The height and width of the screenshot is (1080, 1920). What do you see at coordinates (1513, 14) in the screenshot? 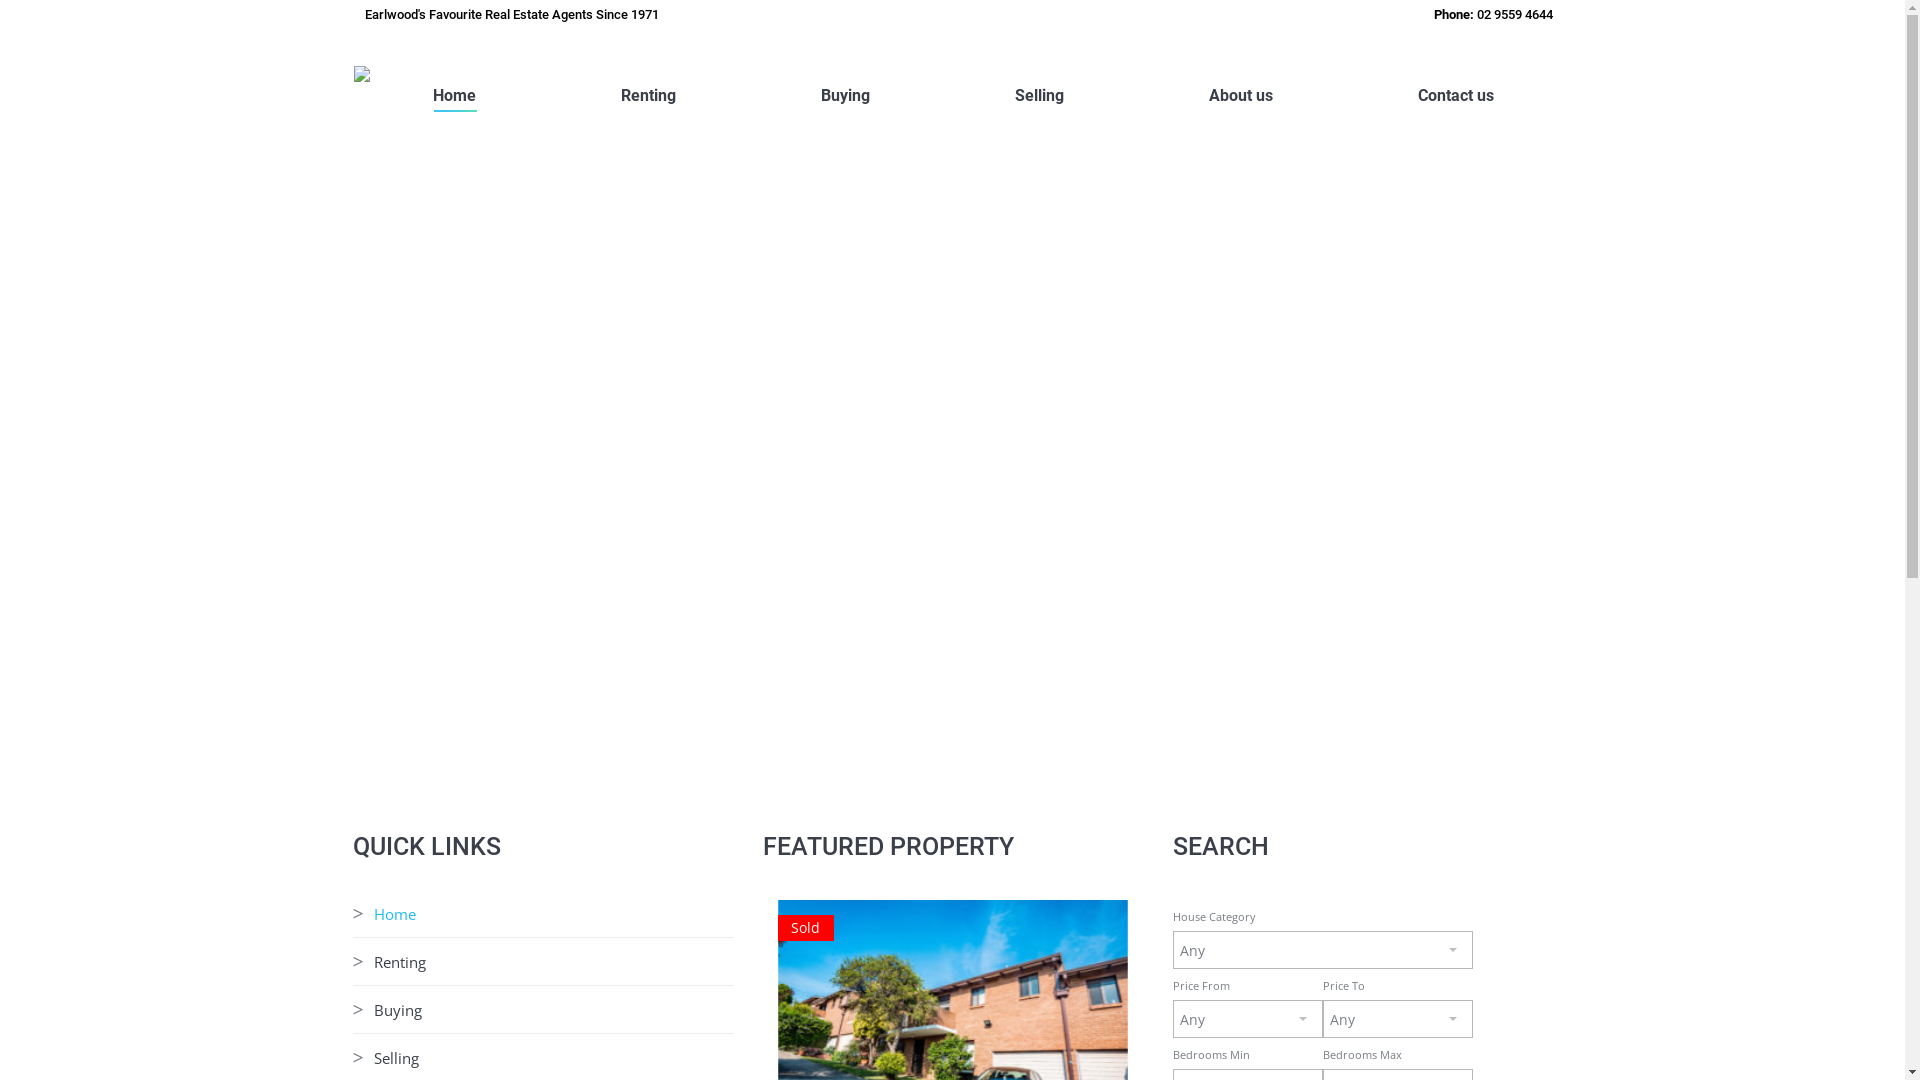
I see `'02 9559 4644'` at bounding box center [1513, 14].